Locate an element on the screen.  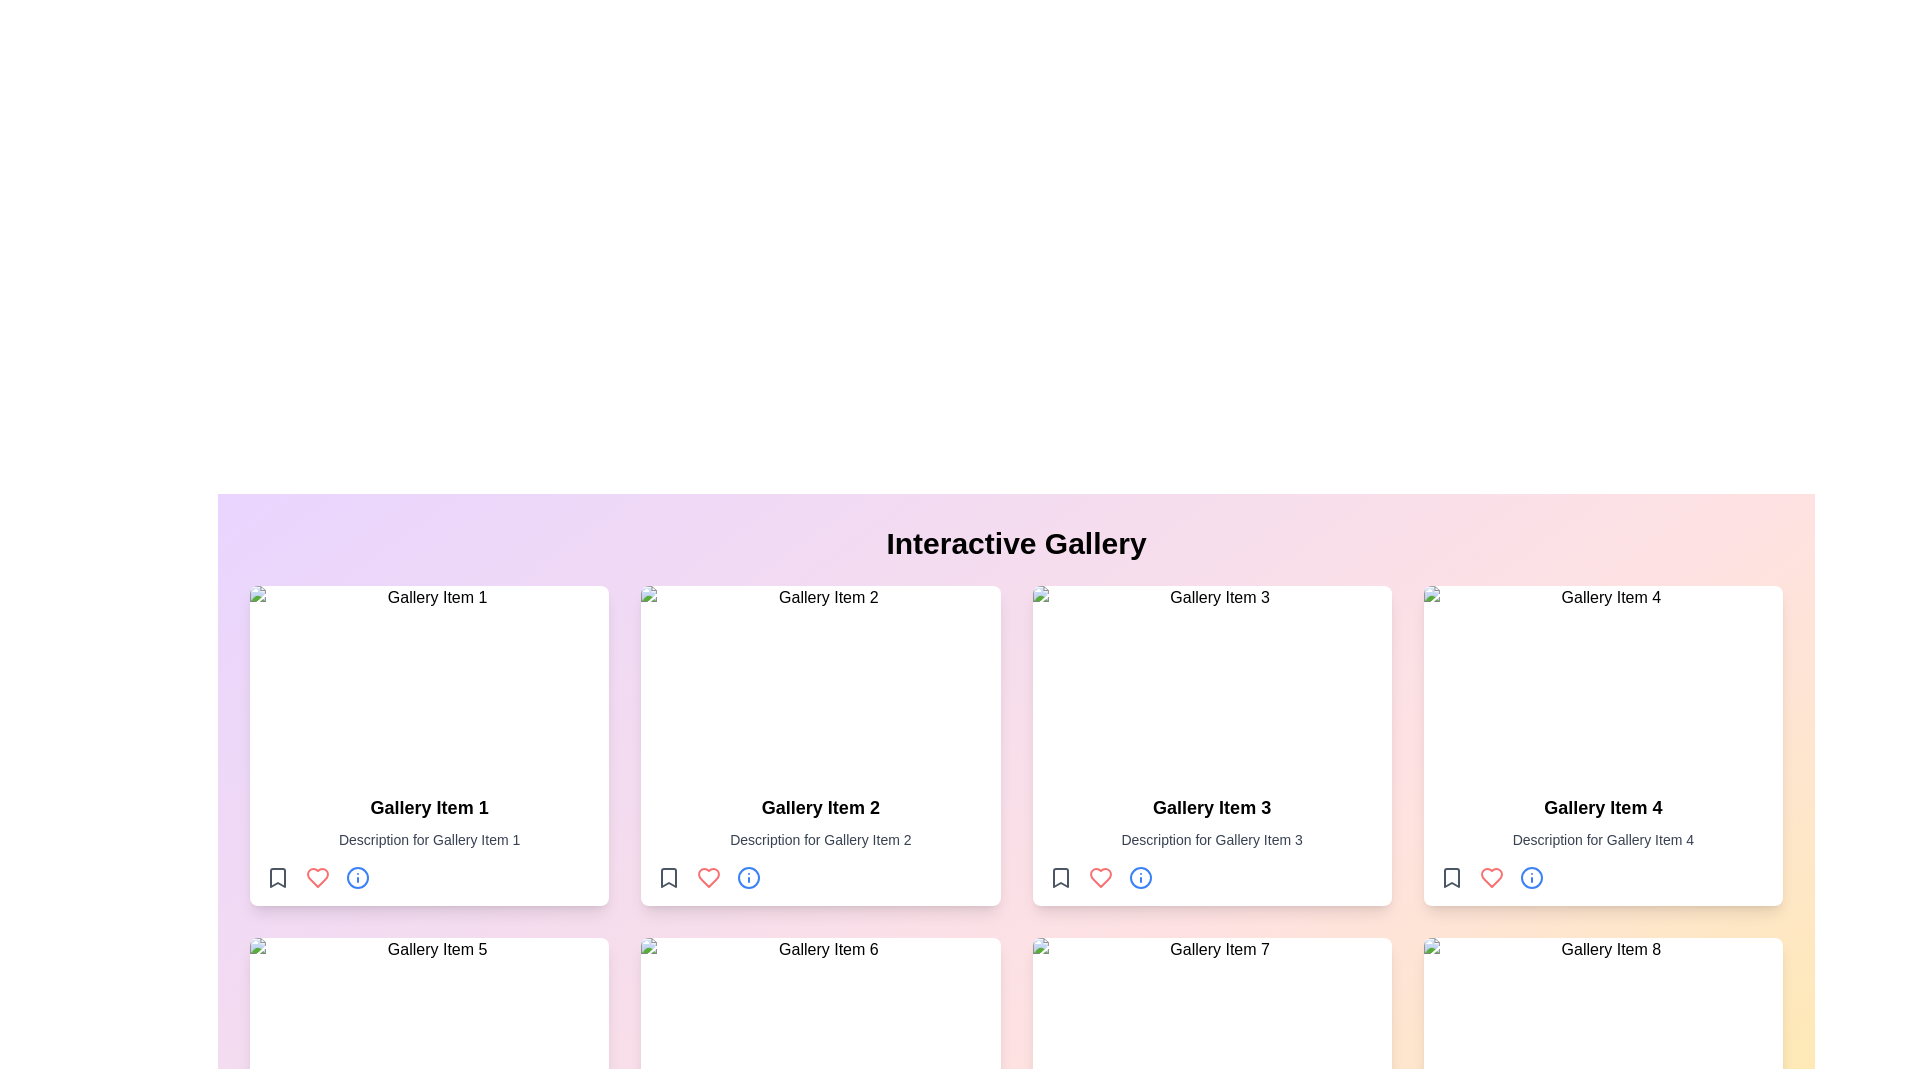
the gallery card component that displays visual and textual information about an item, located in the second column of the first row of the grid layout is located at coordinates (820, 745).